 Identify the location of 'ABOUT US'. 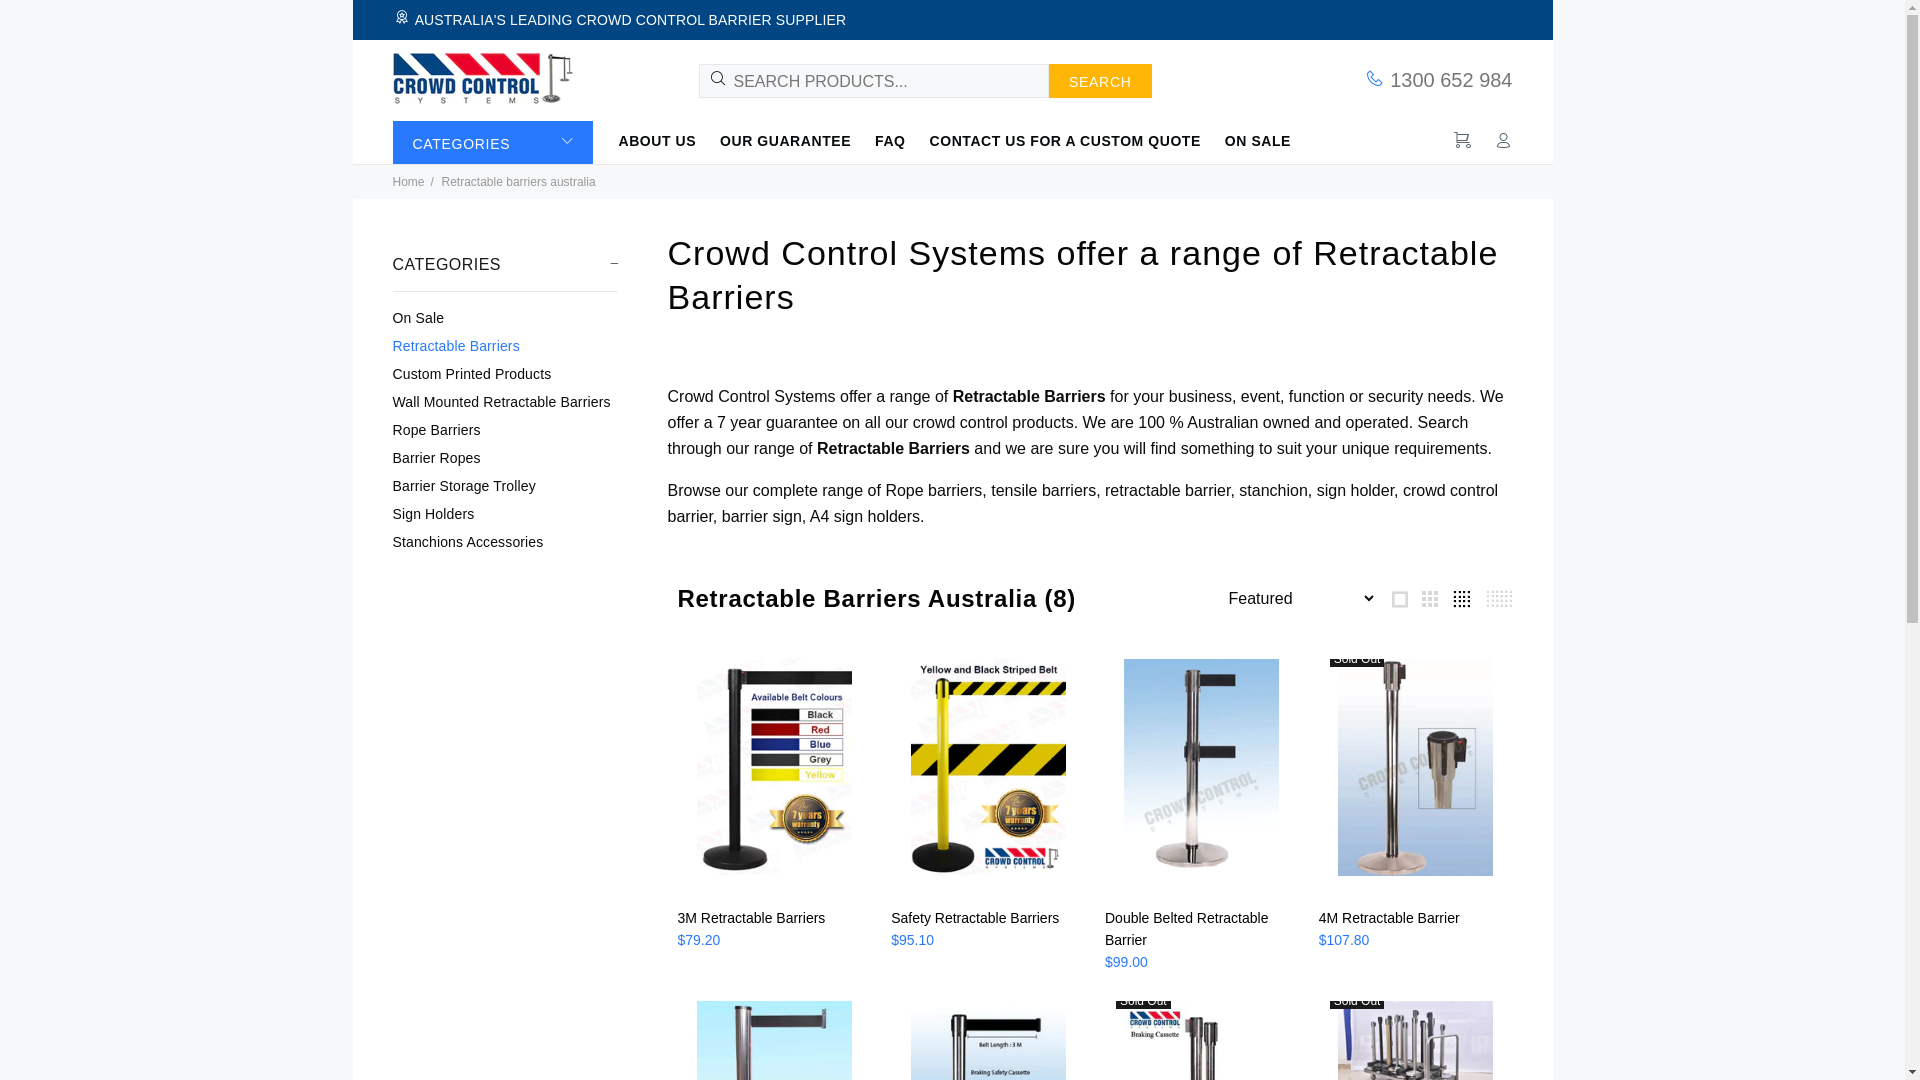
(617, 139).